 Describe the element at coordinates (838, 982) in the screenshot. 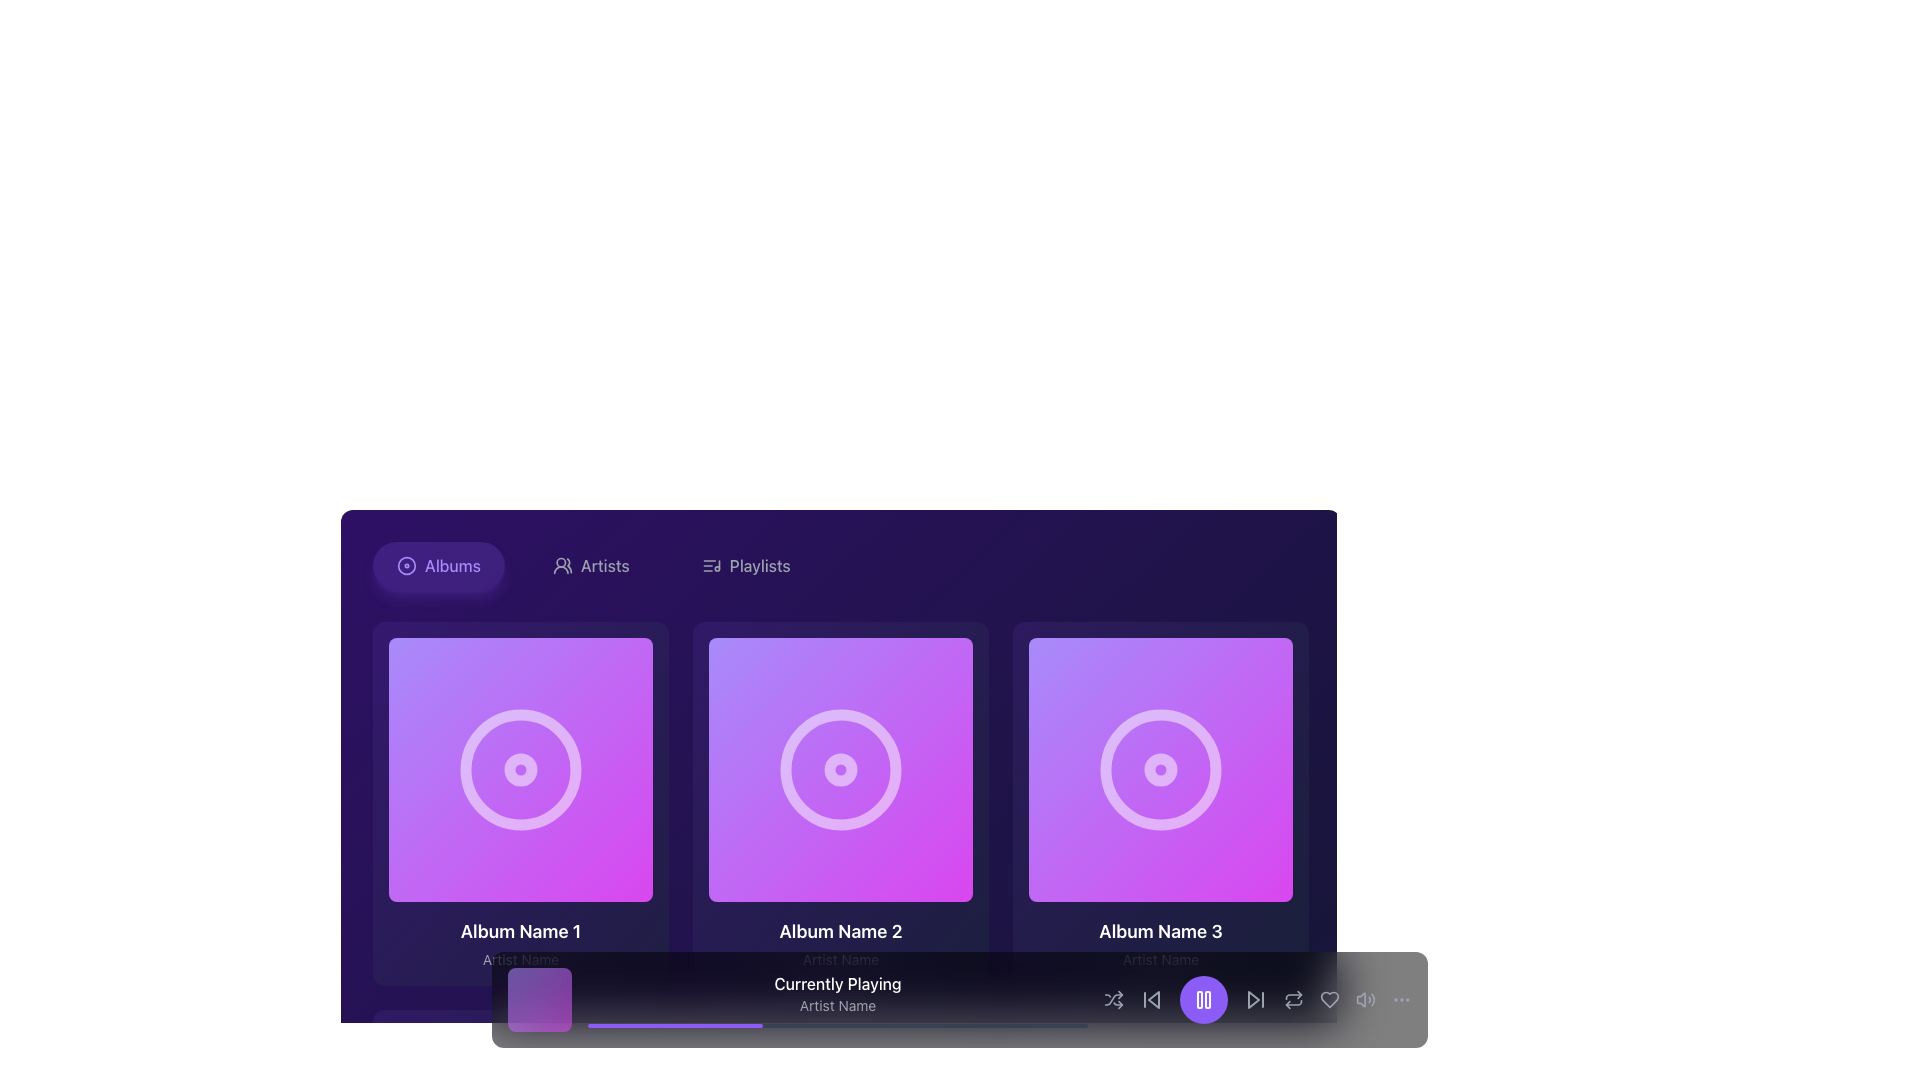

I see `the 'Currently Playing' text label, which is a medium-weight, white-colored text on a dark background, located at the bottom section of the media interface` at that location.